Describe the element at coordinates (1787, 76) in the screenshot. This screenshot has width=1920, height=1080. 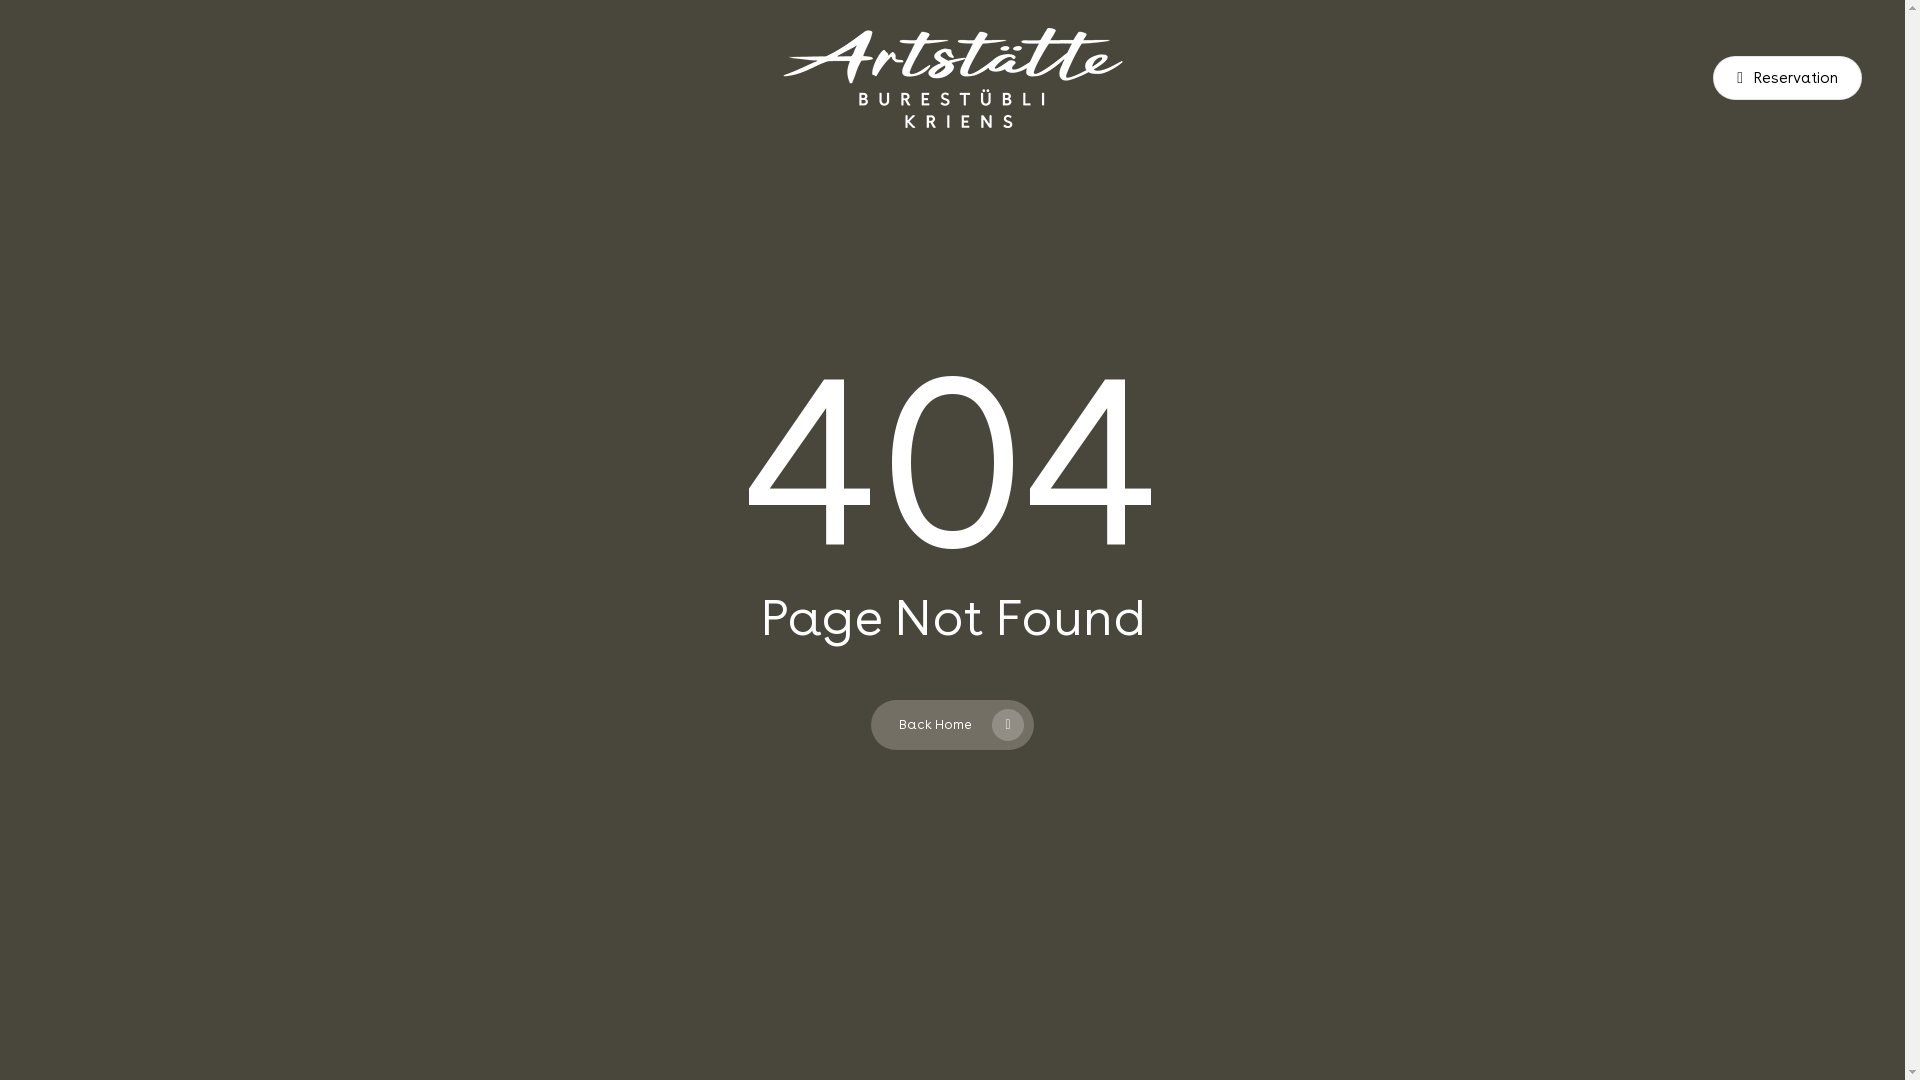
I see `'Reservation'` at that location.